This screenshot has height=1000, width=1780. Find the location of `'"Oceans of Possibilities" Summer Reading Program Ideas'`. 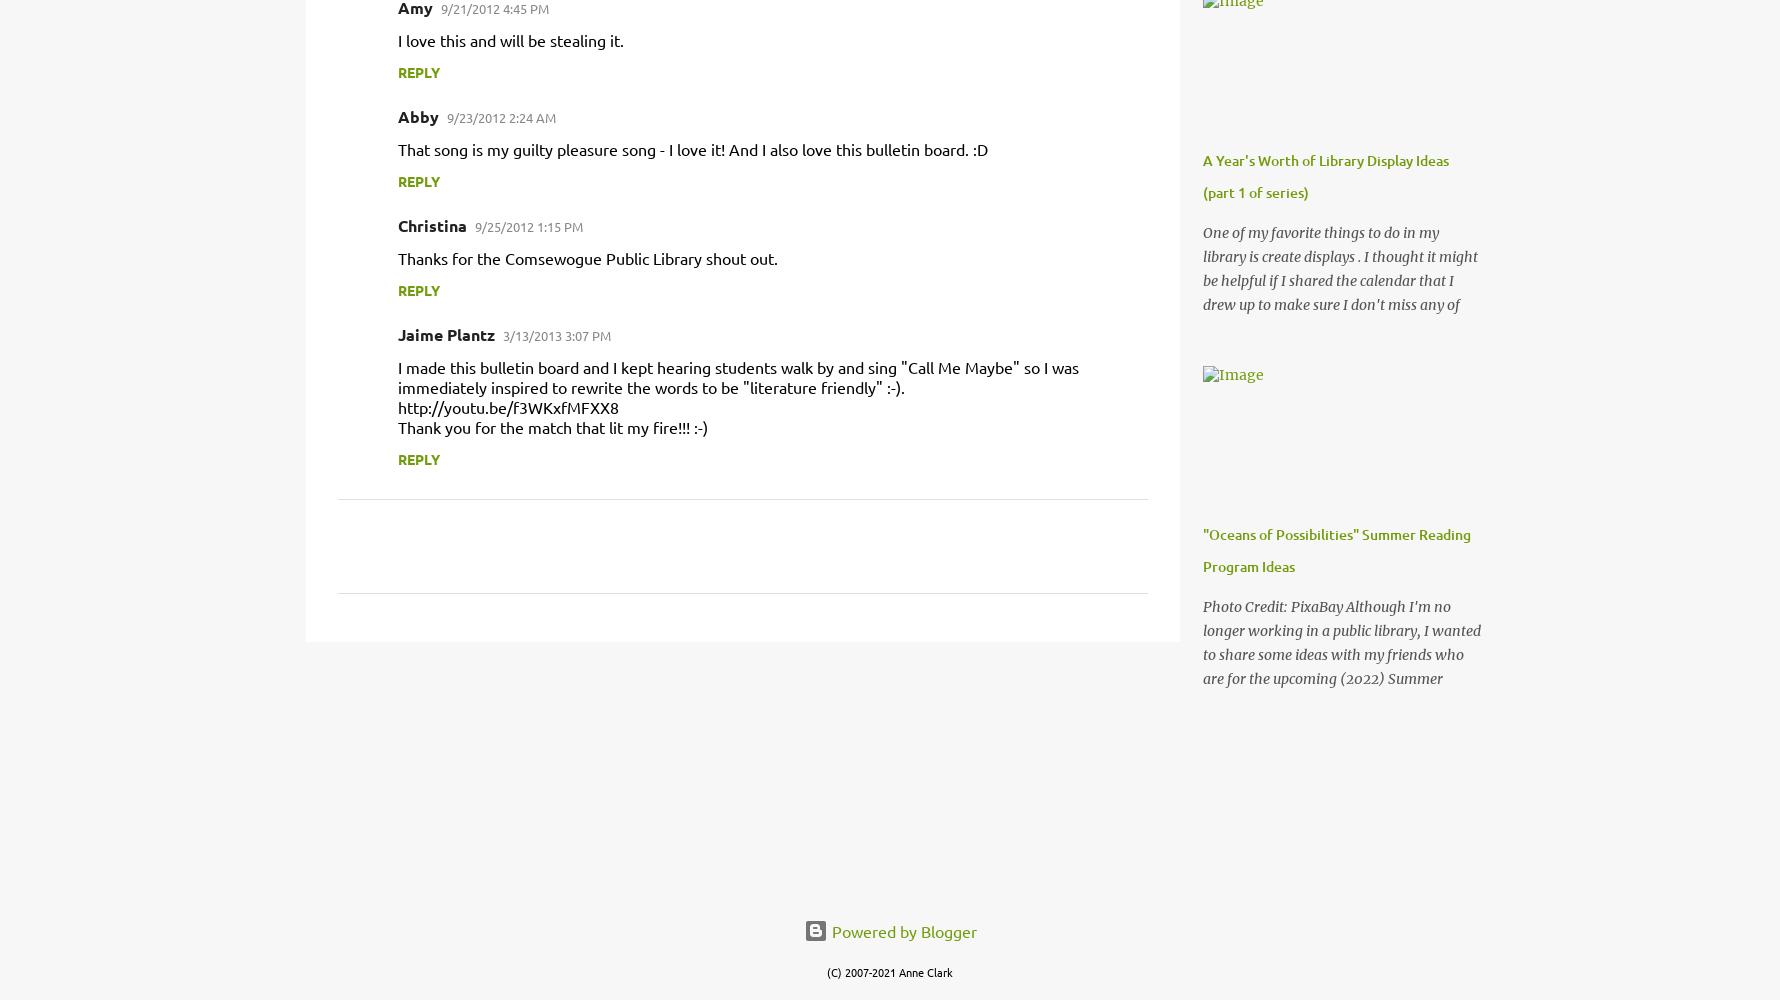

'"Oceans of Possibilities" Summer Reading Program Ideas' is located at coordinates (1336, 550).